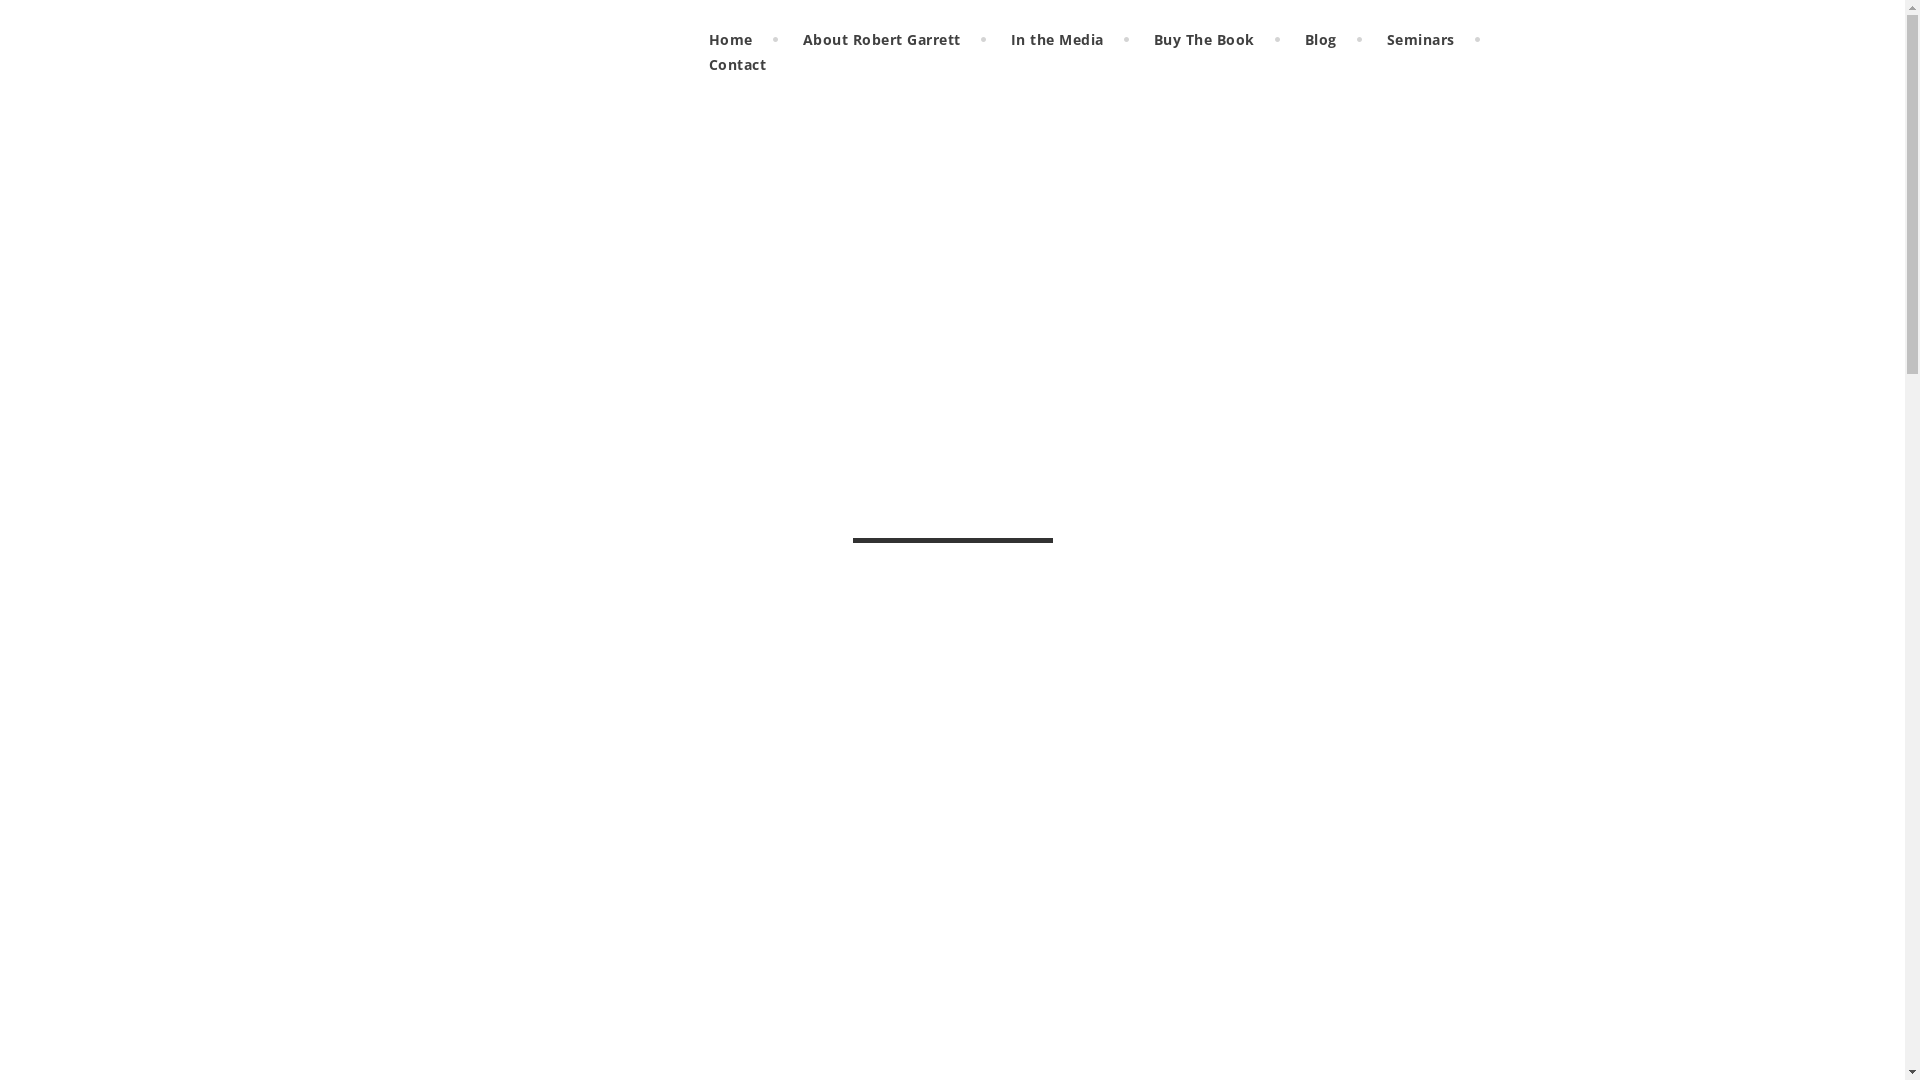  Describe the element at coordinates (1290, 39) in the screenshot. I see `'Blog'` at that location.